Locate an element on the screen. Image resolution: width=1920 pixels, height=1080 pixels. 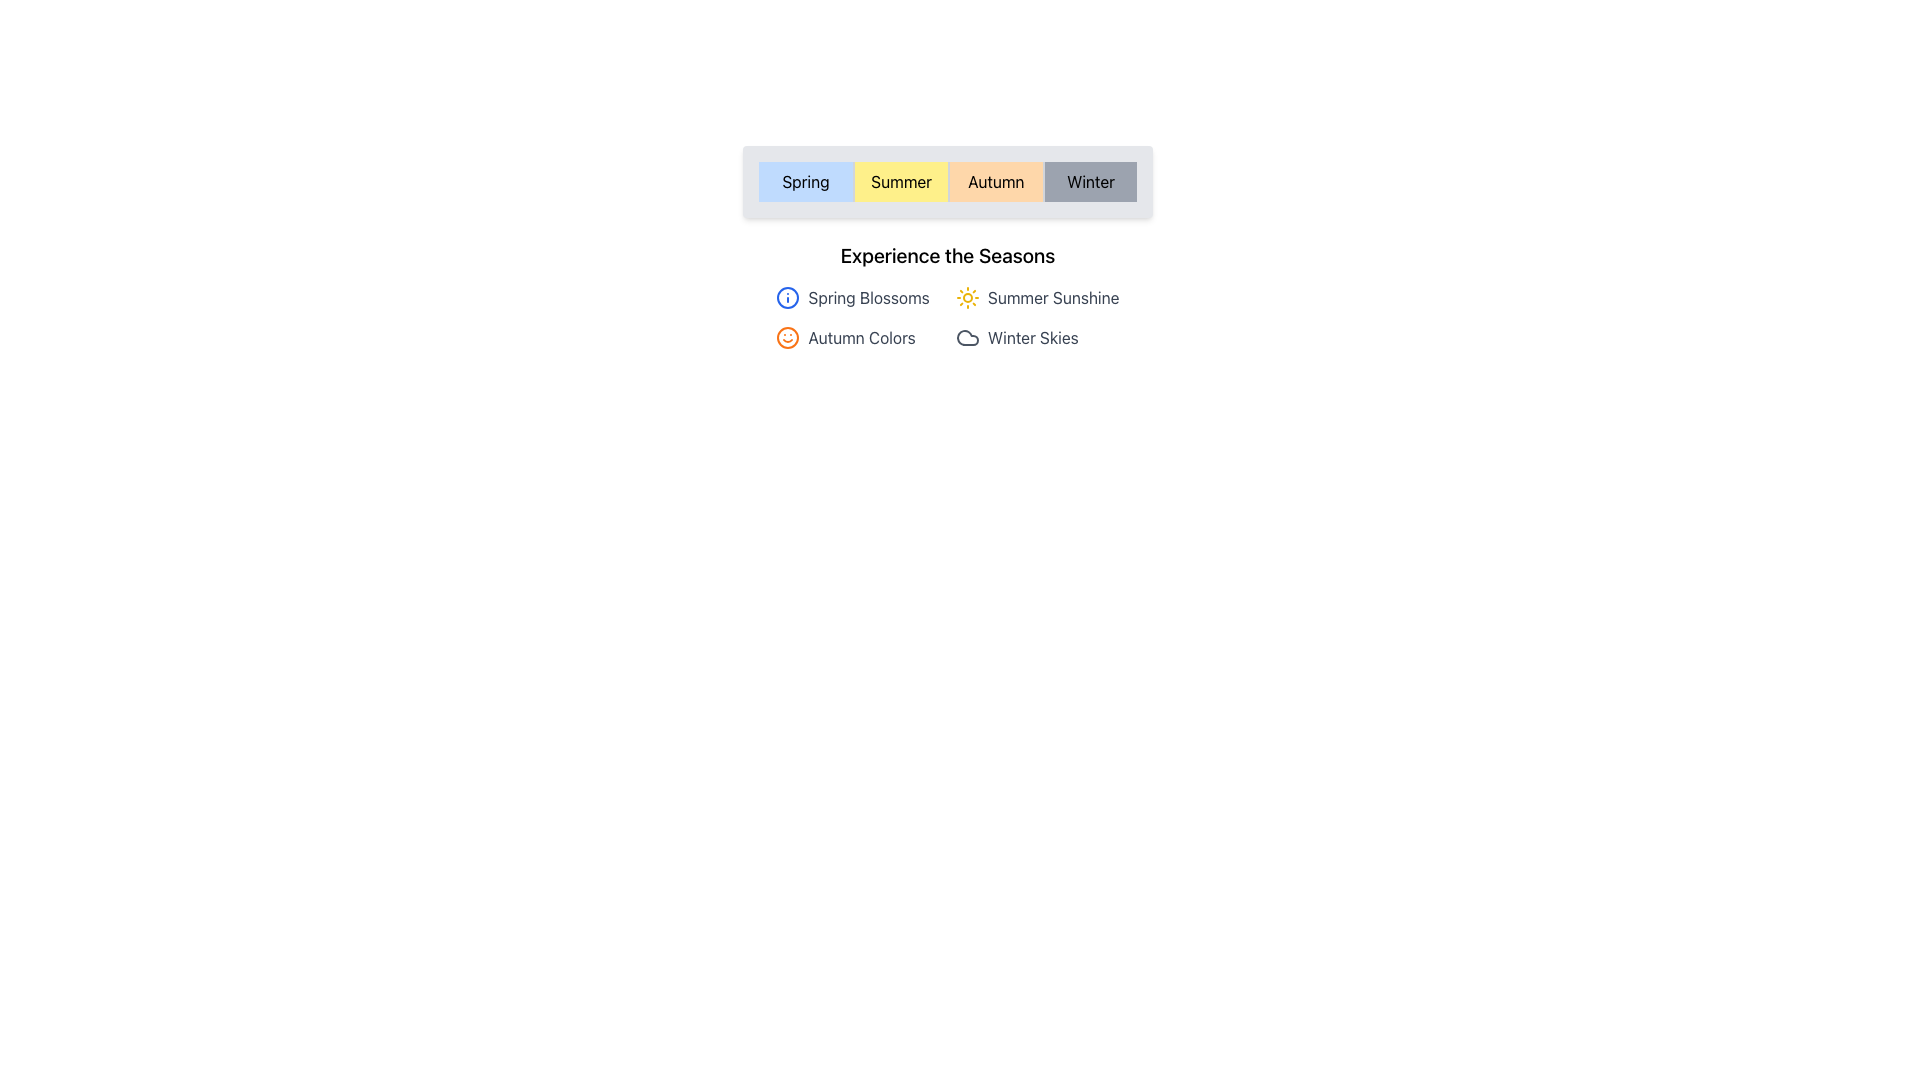
the 'Summer Sunshine' icon and text label element, which is the second item in the top row of a grid layout is located at coordinates (1037, 297).